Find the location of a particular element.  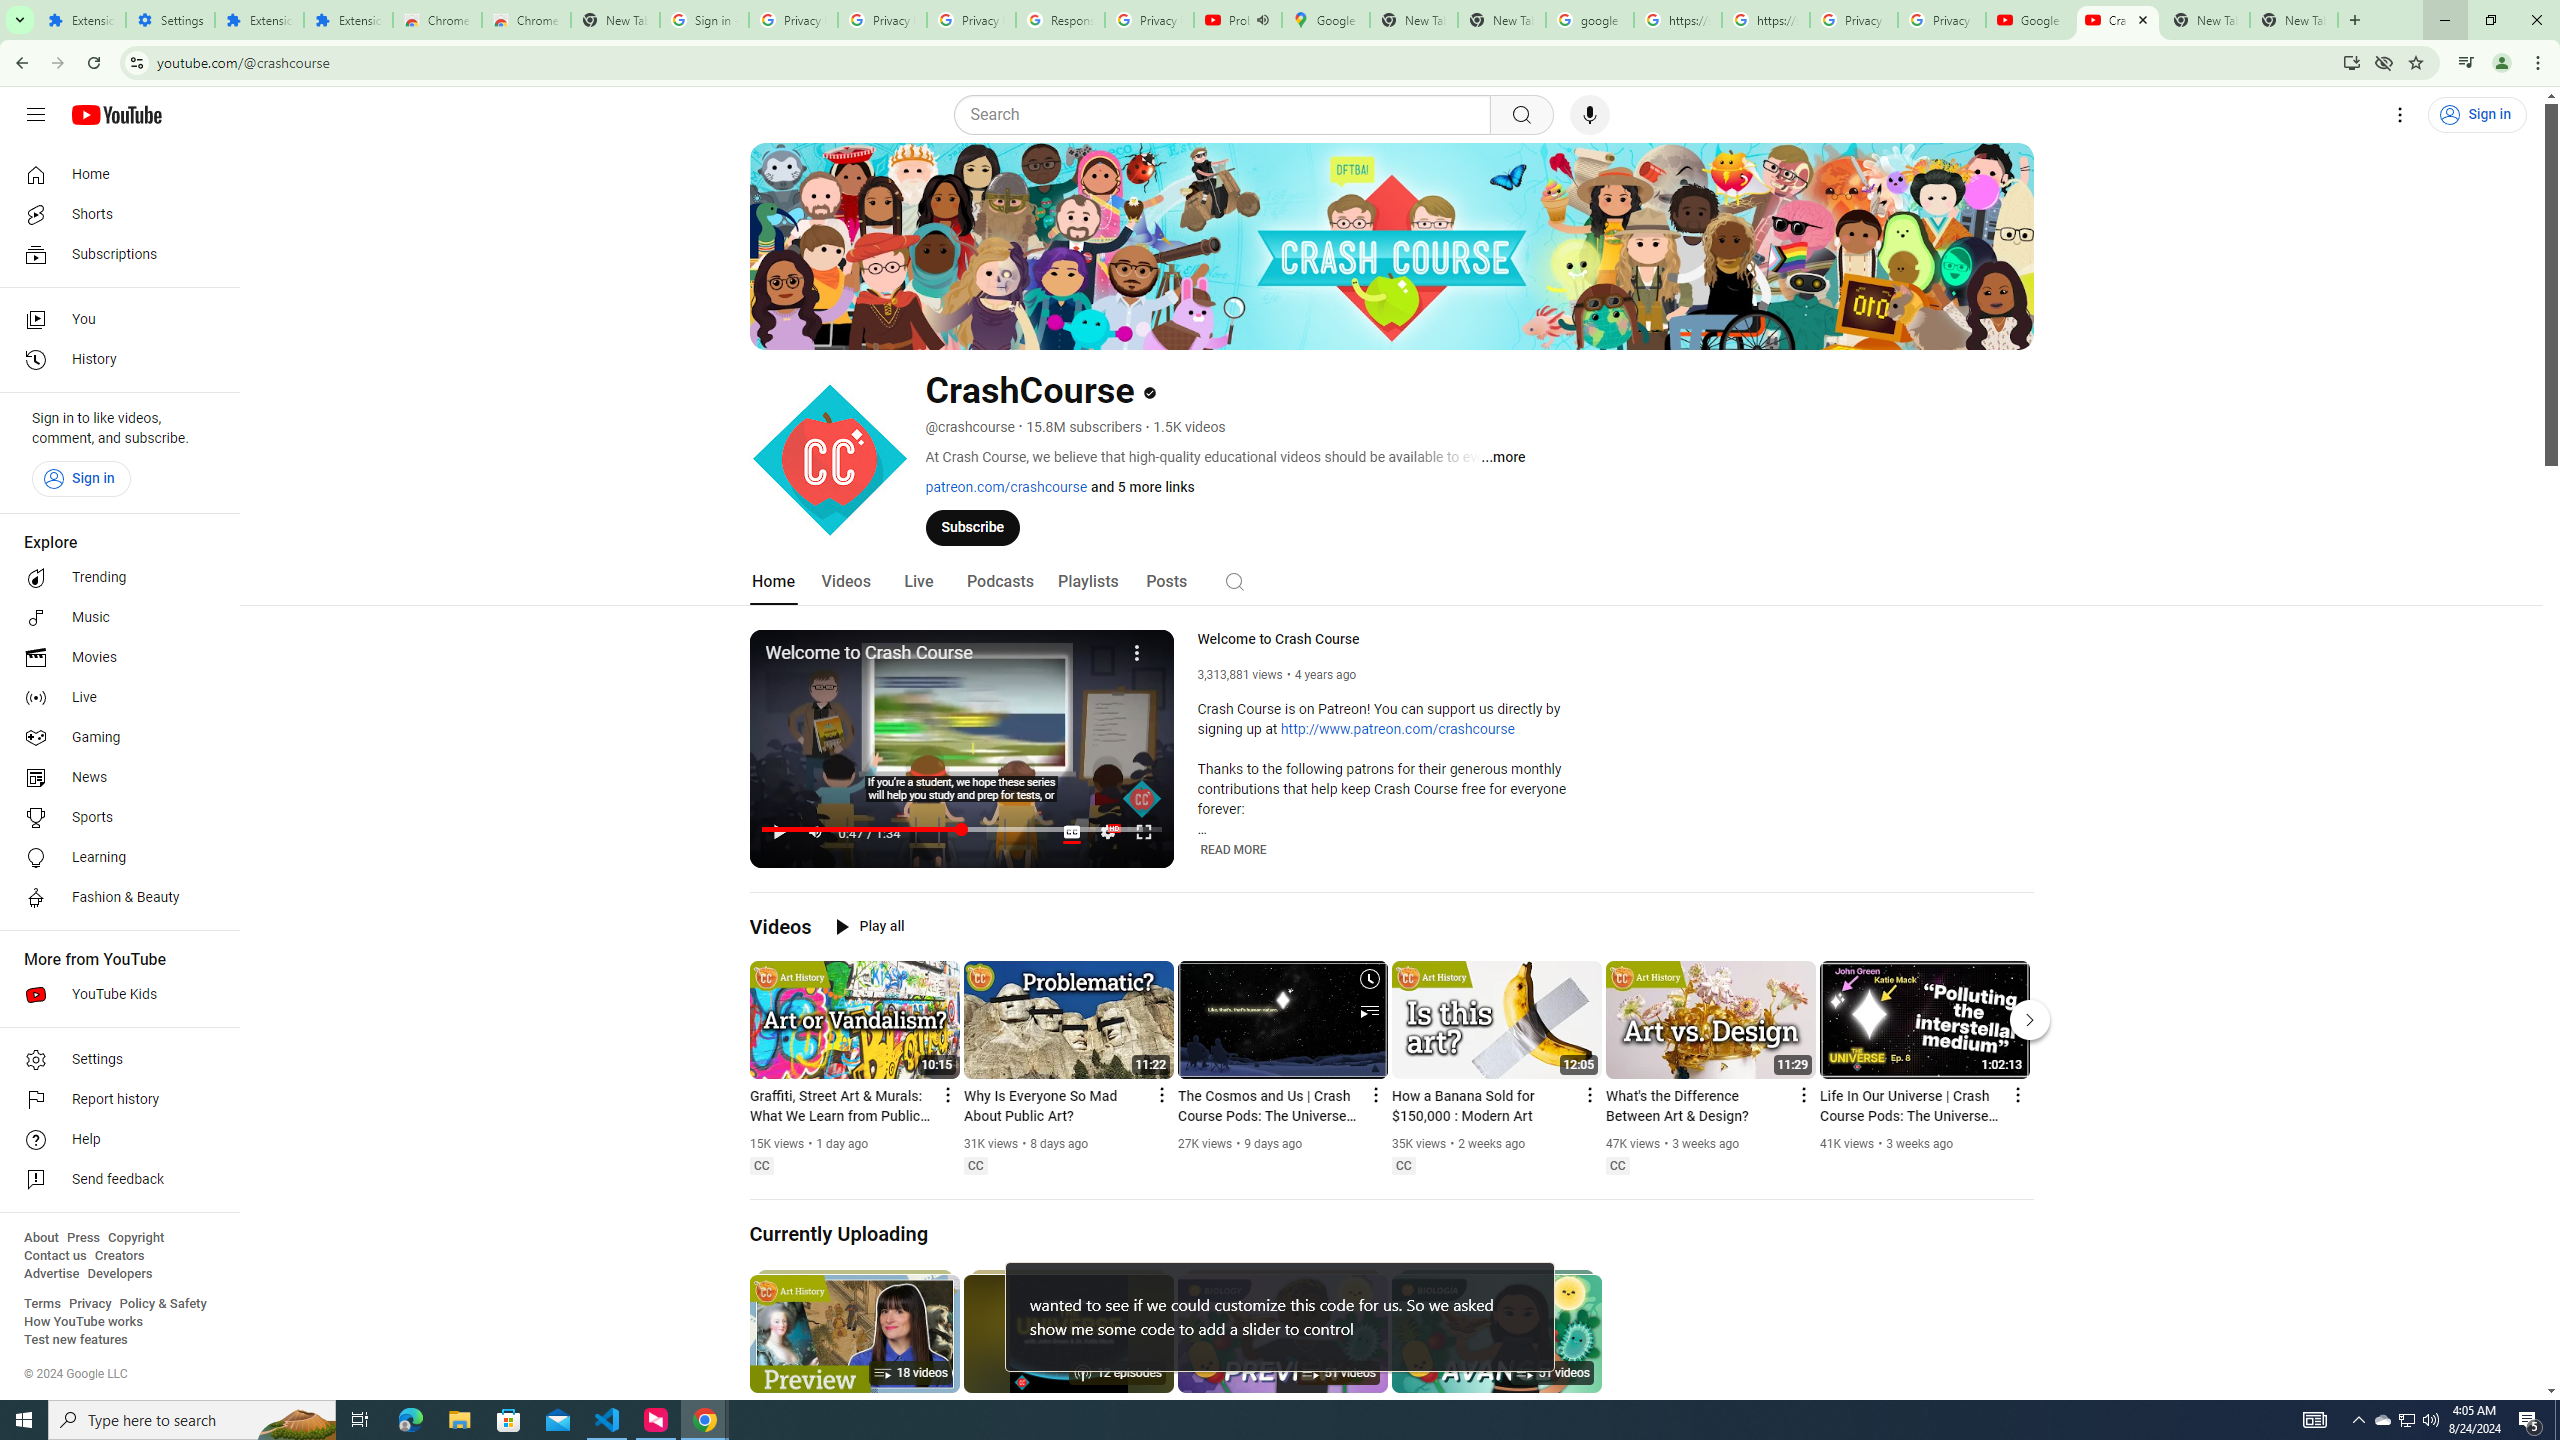

'Forward' is located at coordinates (57, 62).